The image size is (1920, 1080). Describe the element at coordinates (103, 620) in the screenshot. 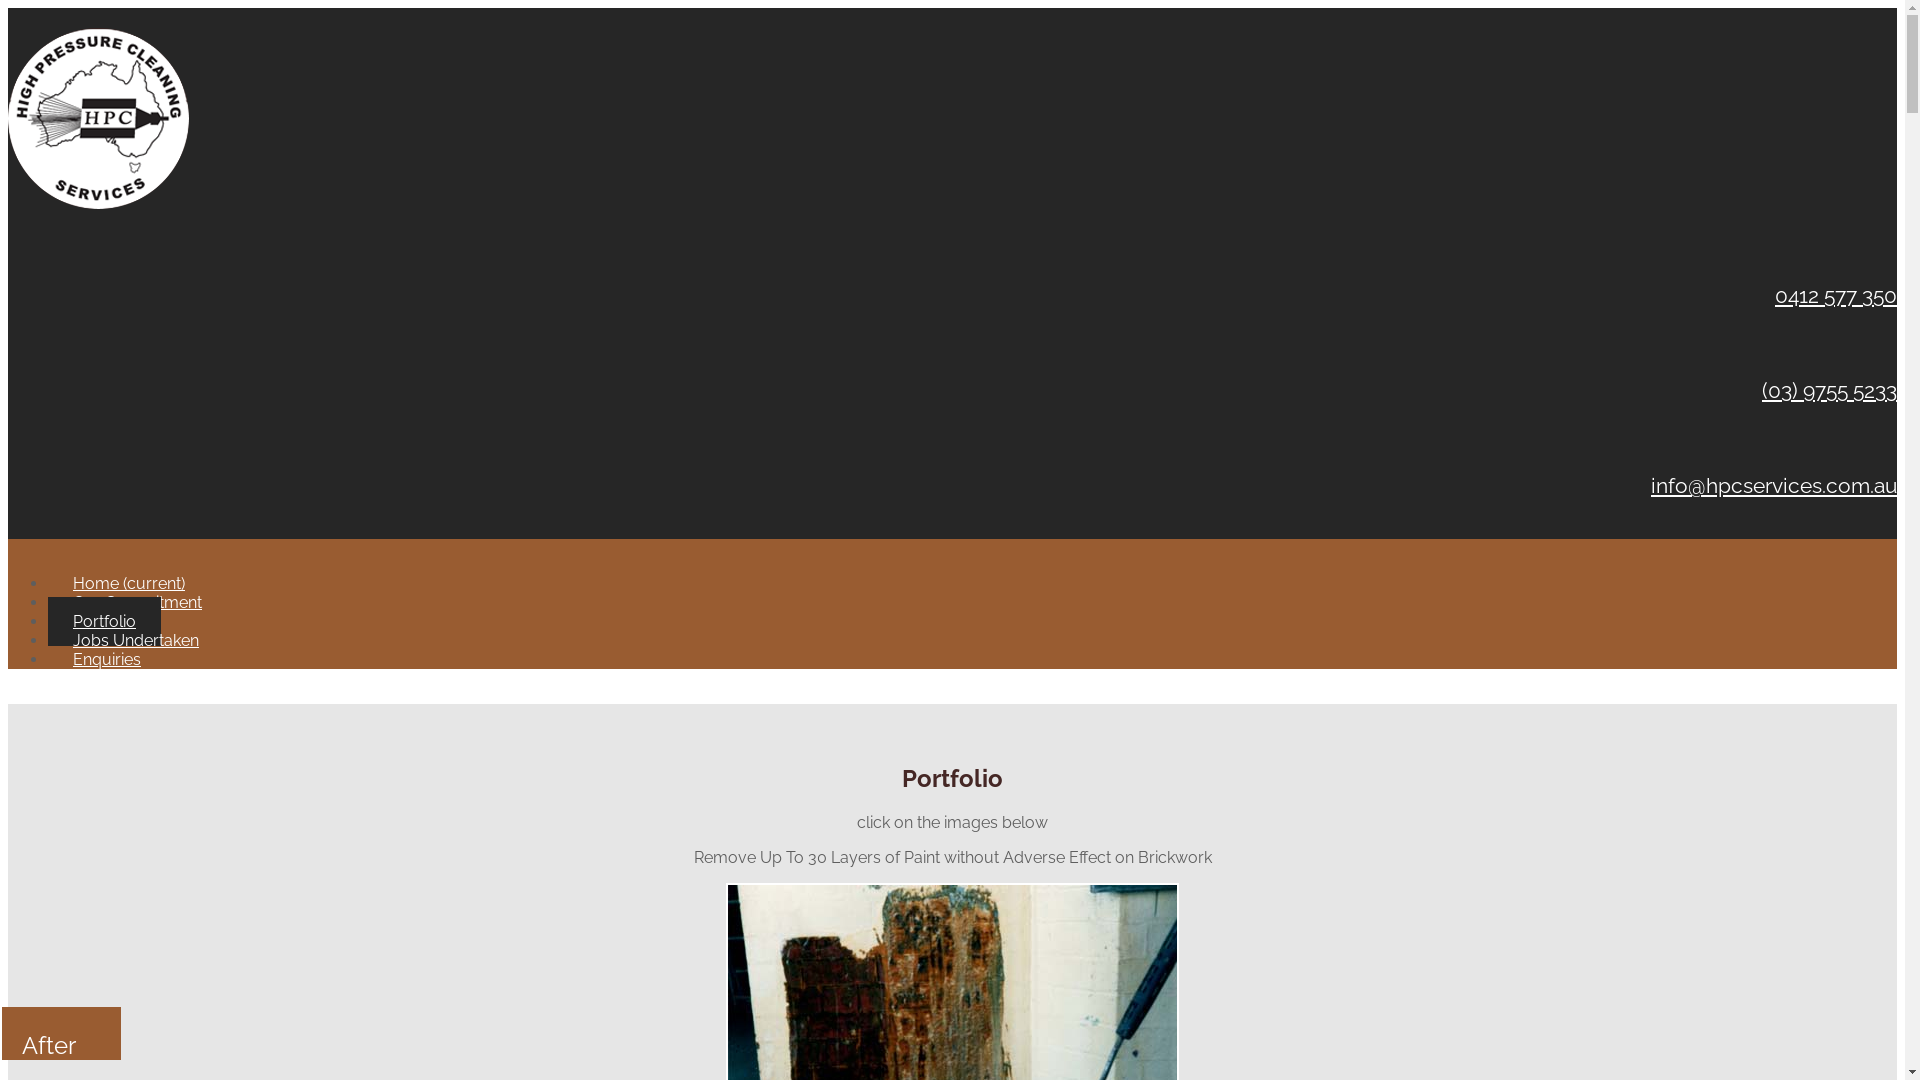

I see `'Portfolio'` at that location.